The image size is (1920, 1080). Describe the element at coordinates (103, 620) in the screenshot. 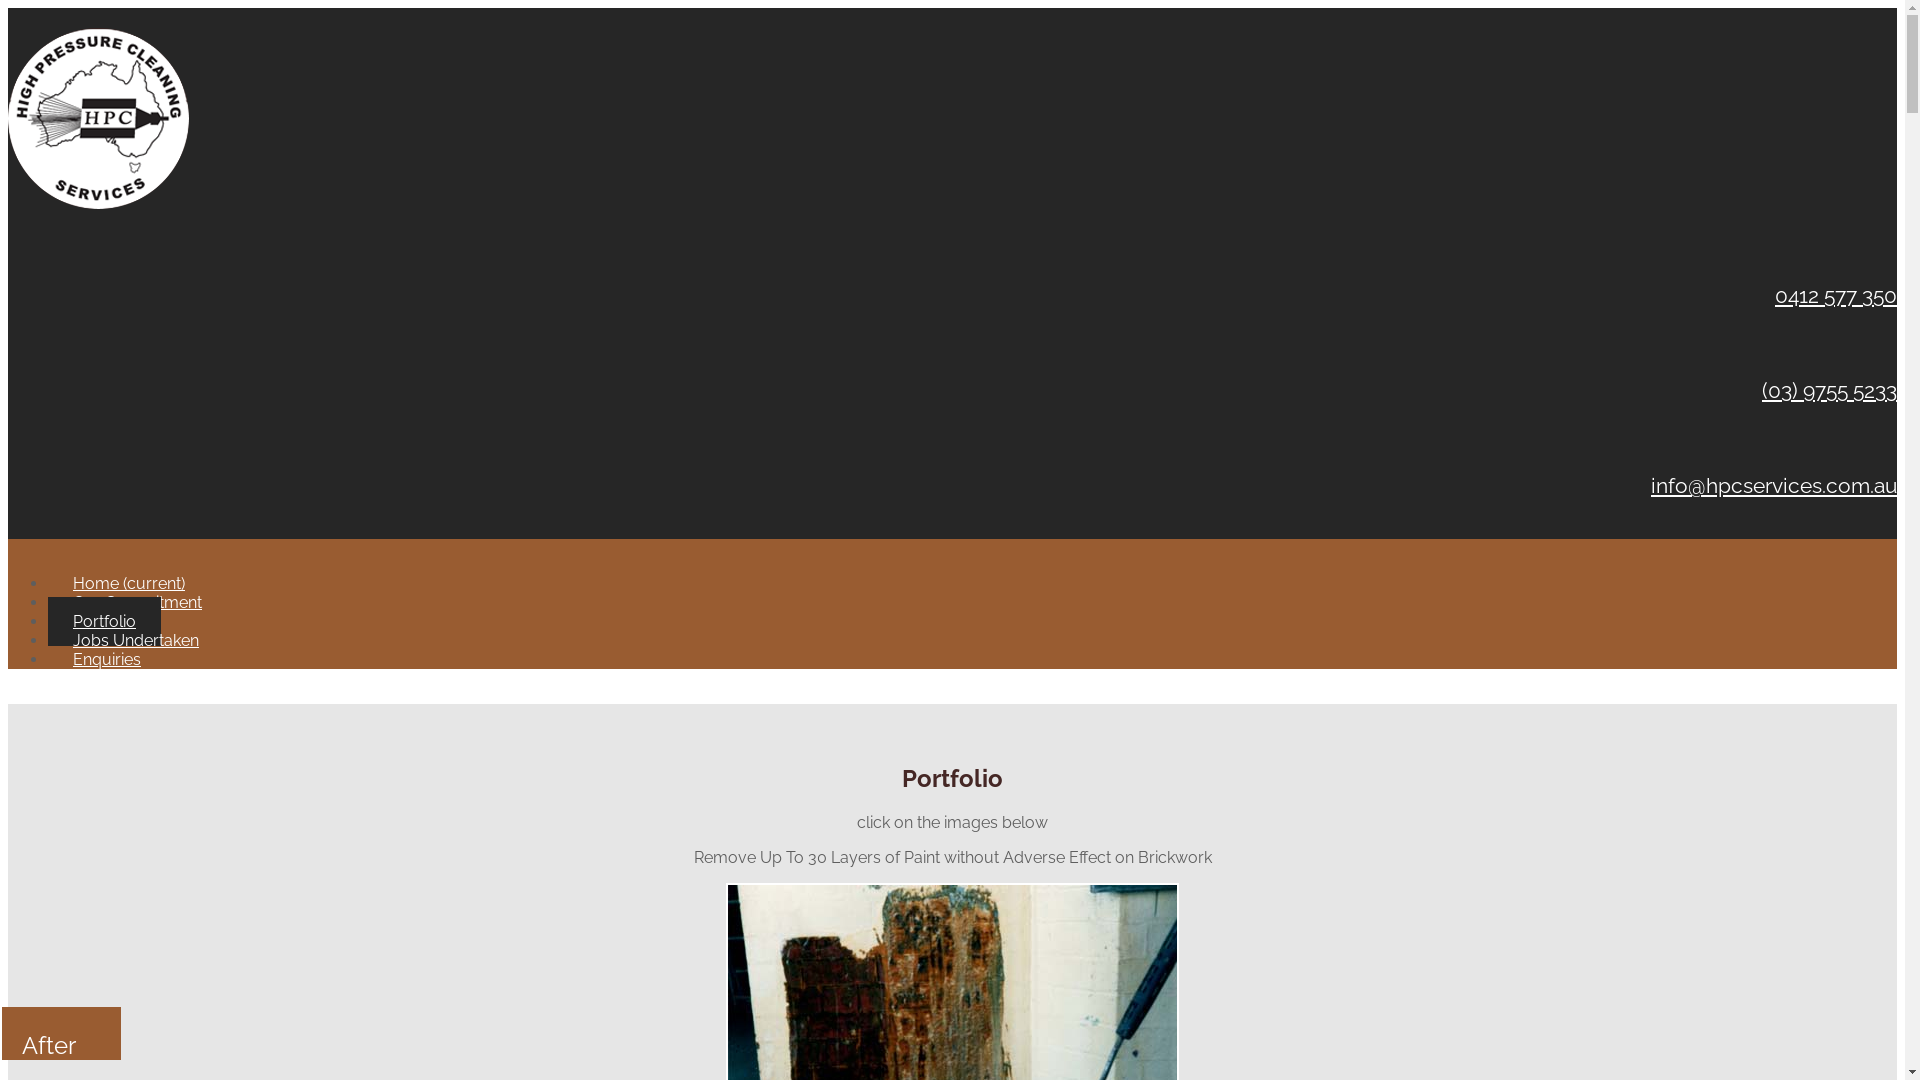

I see `'Portfolio'` at that location.